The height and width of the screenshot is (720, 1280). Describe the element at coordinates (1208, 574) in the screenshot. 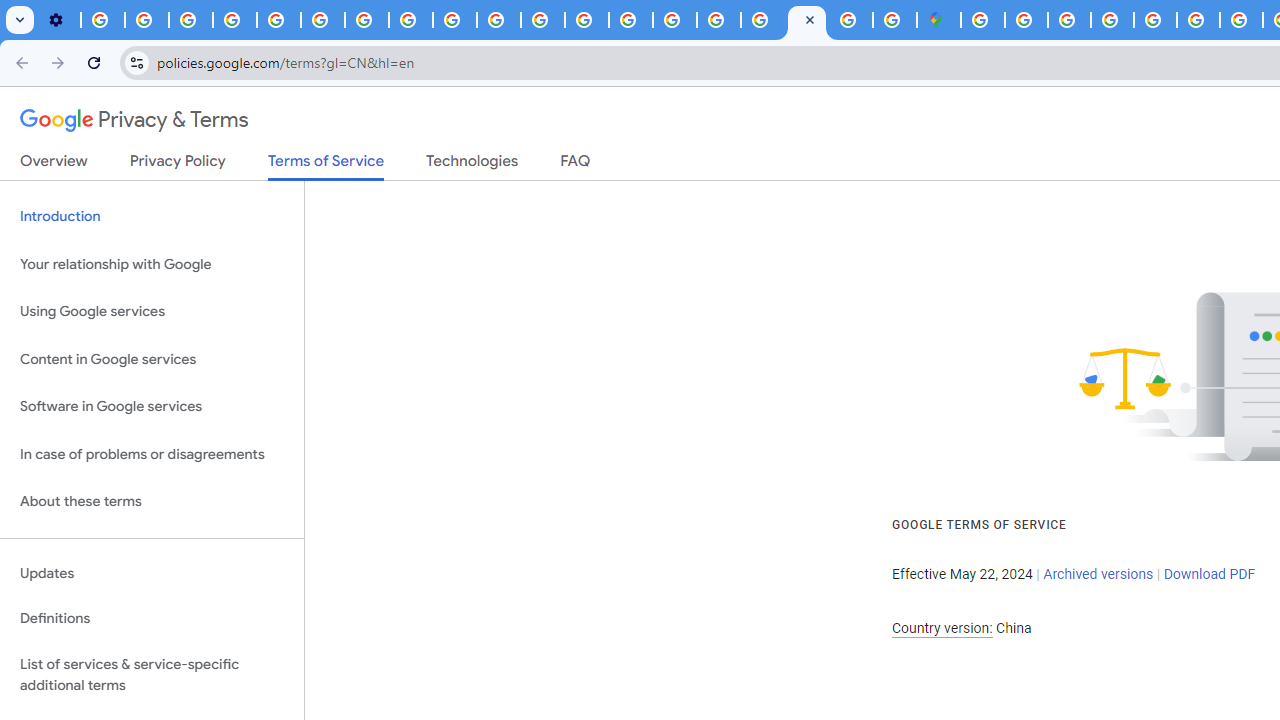

I see `'Download PDF'` at that location.